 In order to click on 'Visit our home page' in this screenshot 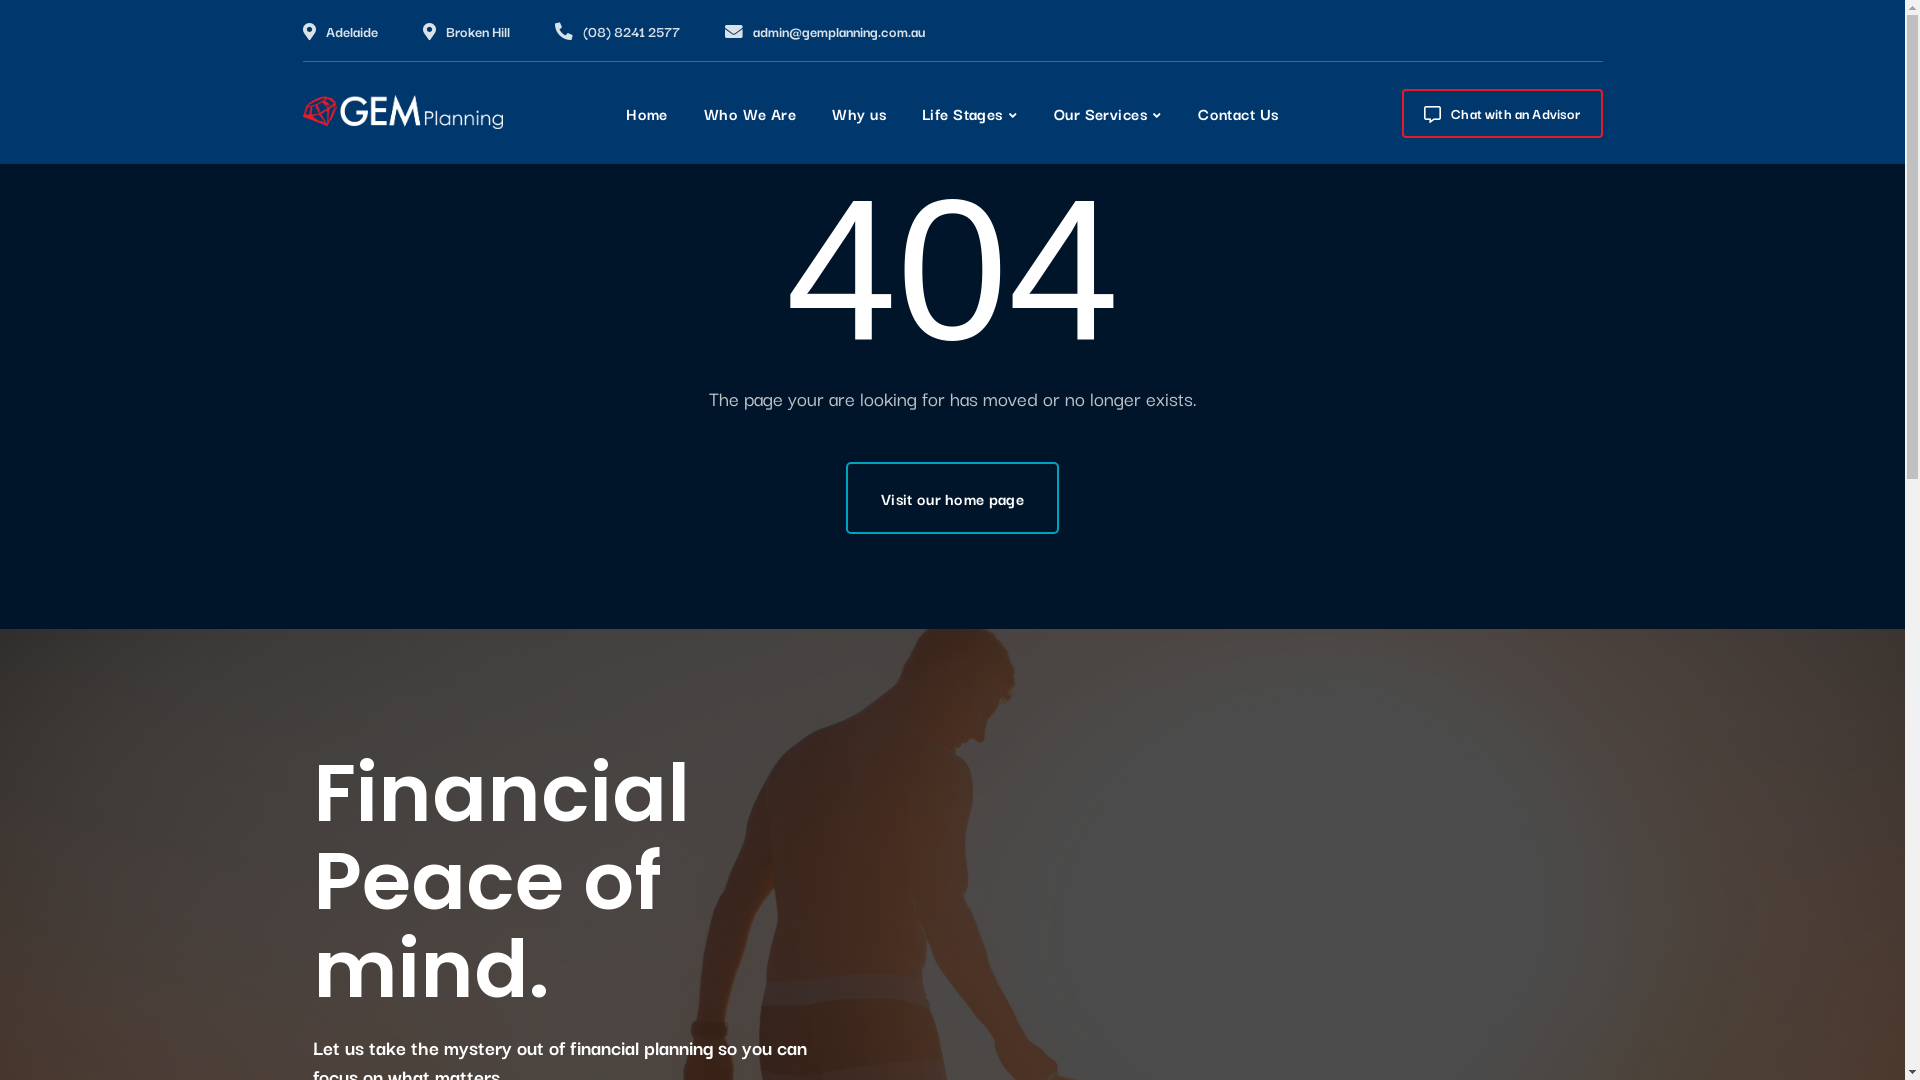, I will do `click(951, 496)`.